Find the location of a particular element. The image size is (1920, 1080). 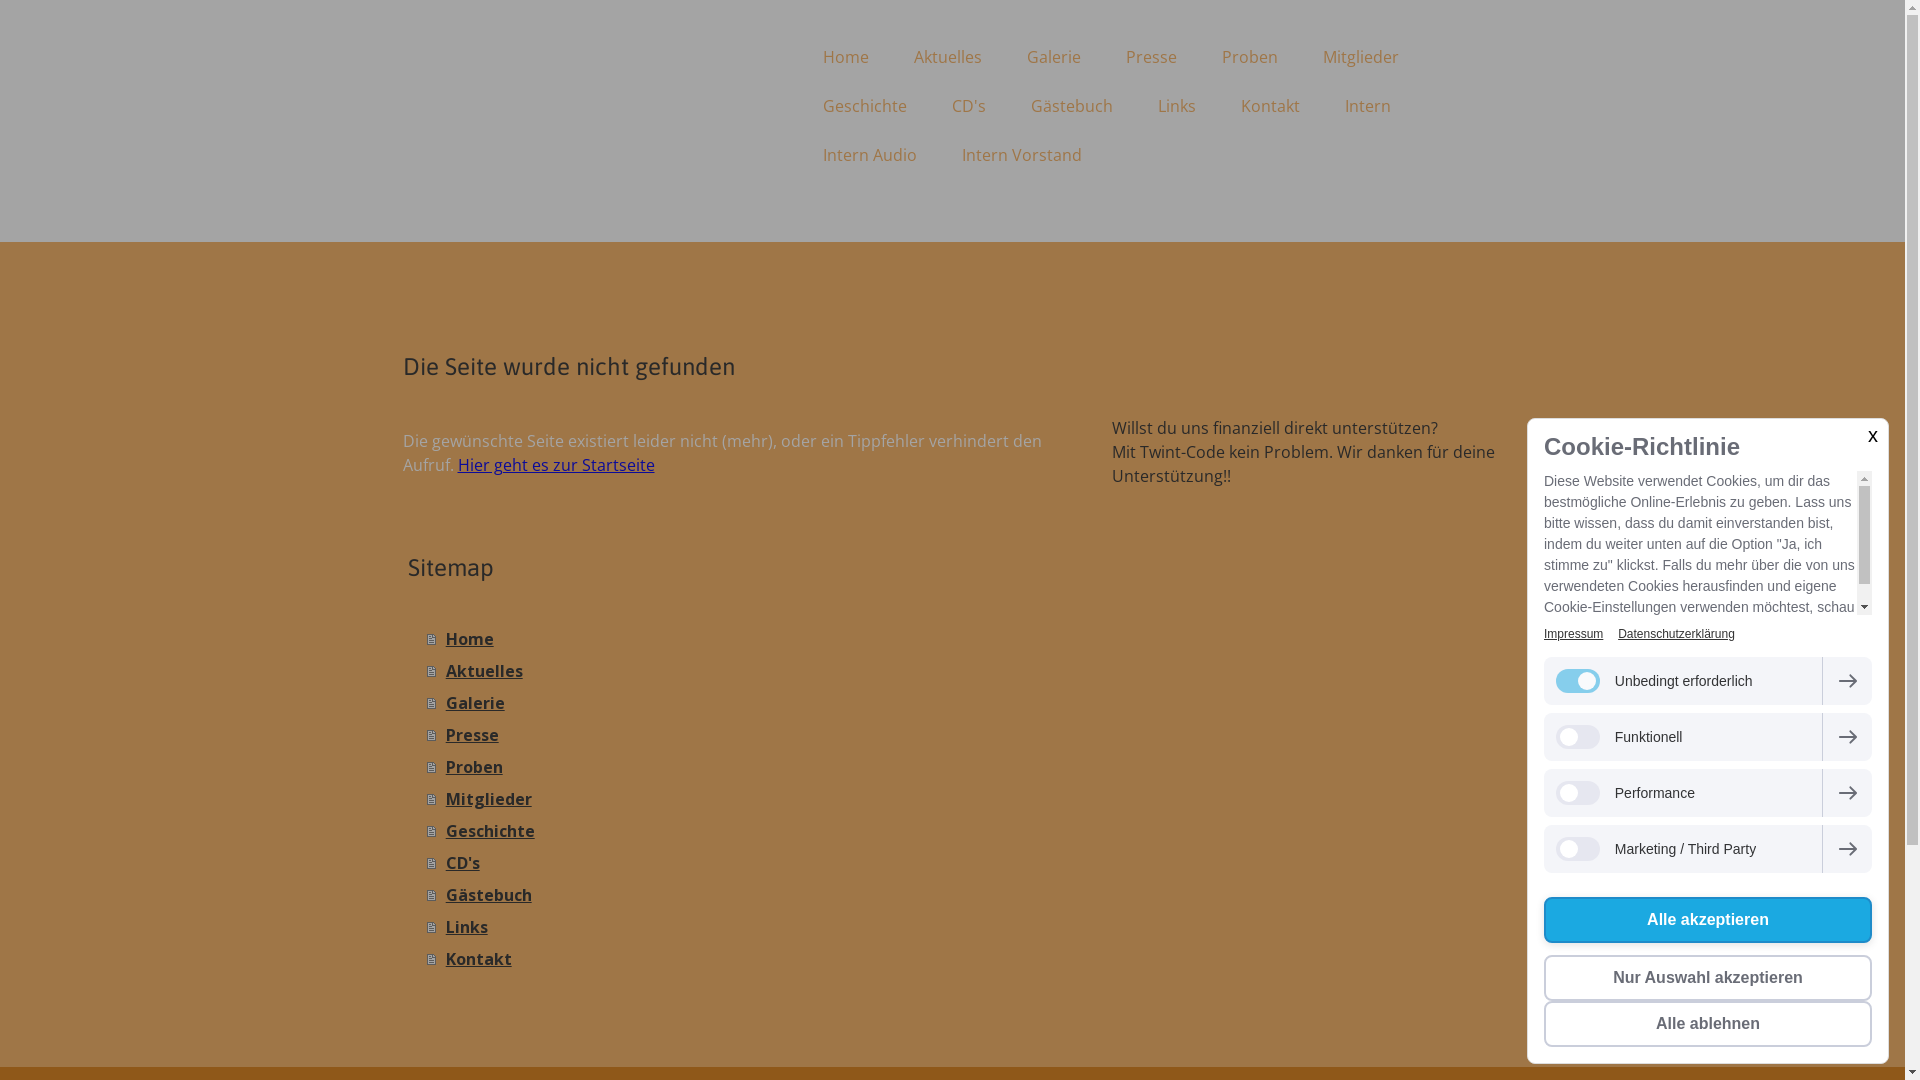

'Links' is located at coordinates (1176, 105).